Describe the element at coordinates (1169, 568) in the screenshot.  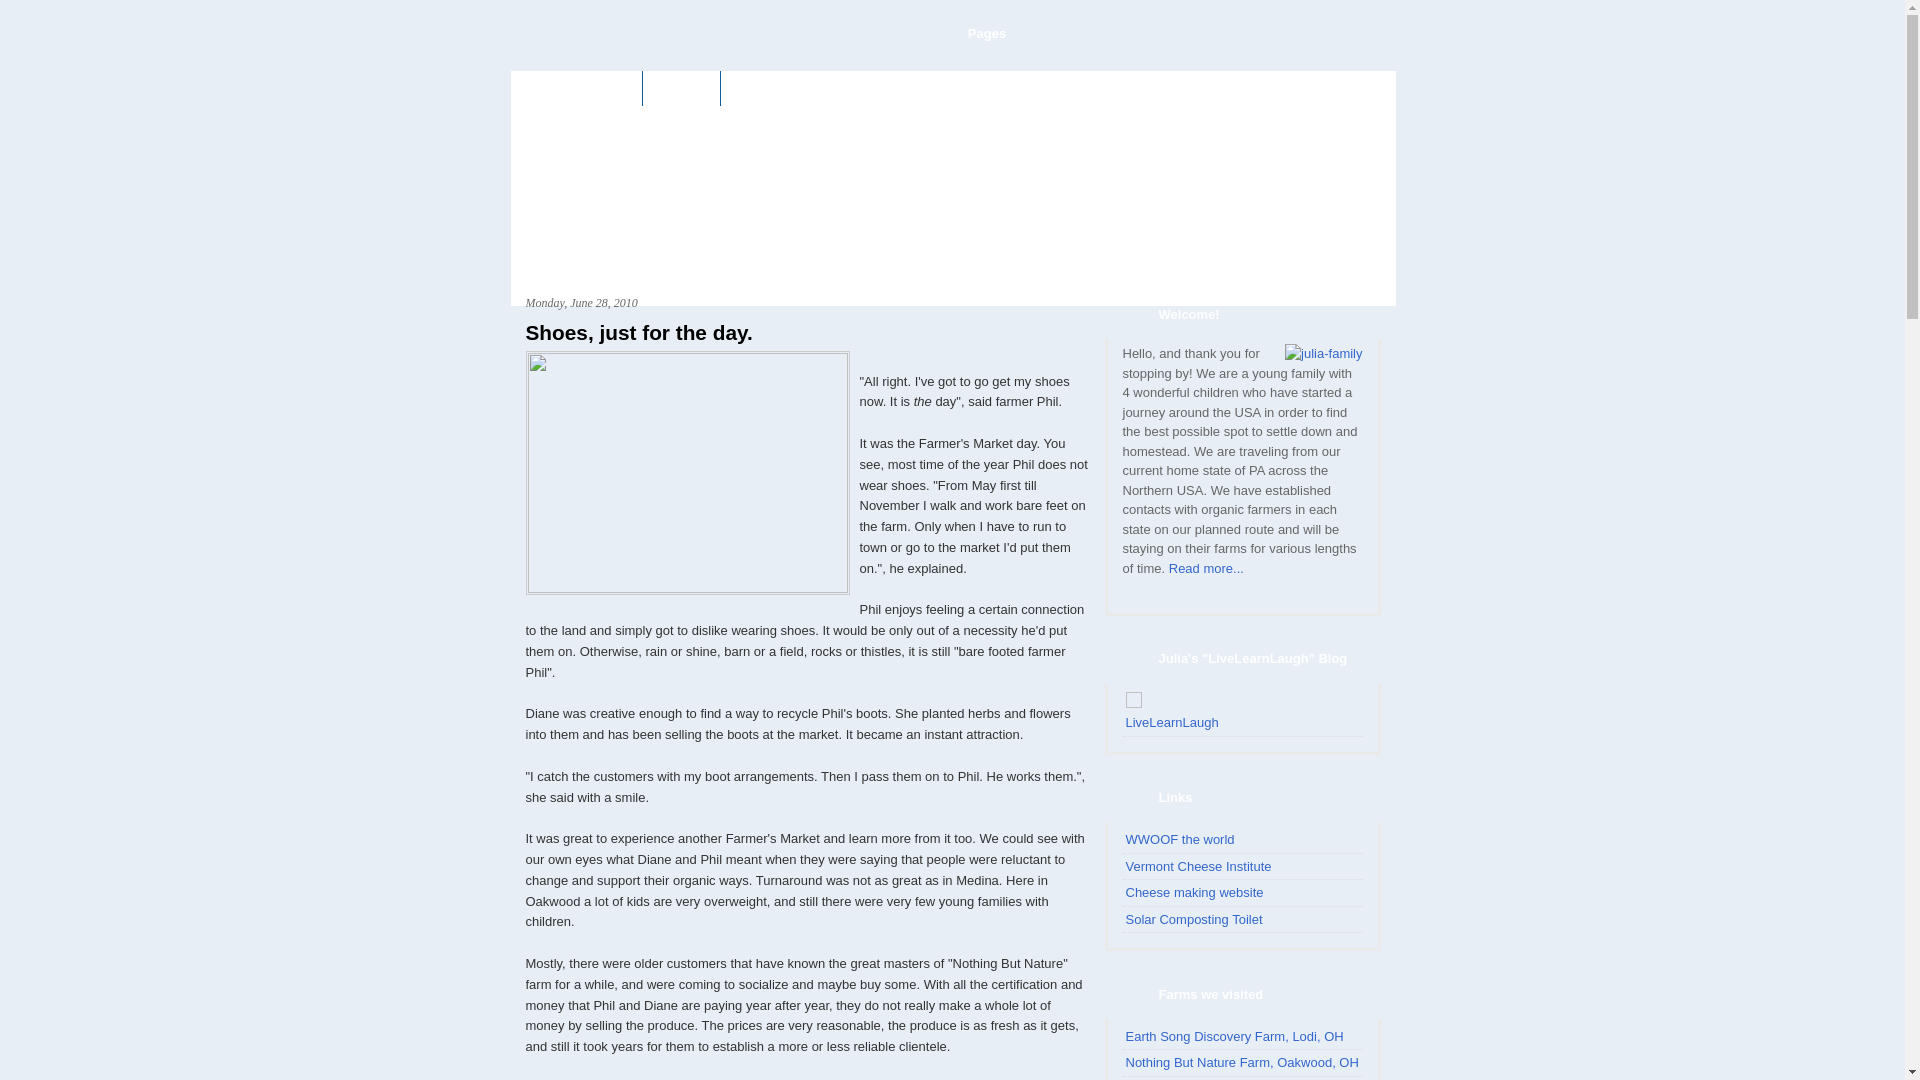
I see `'Read more...'` at that location.